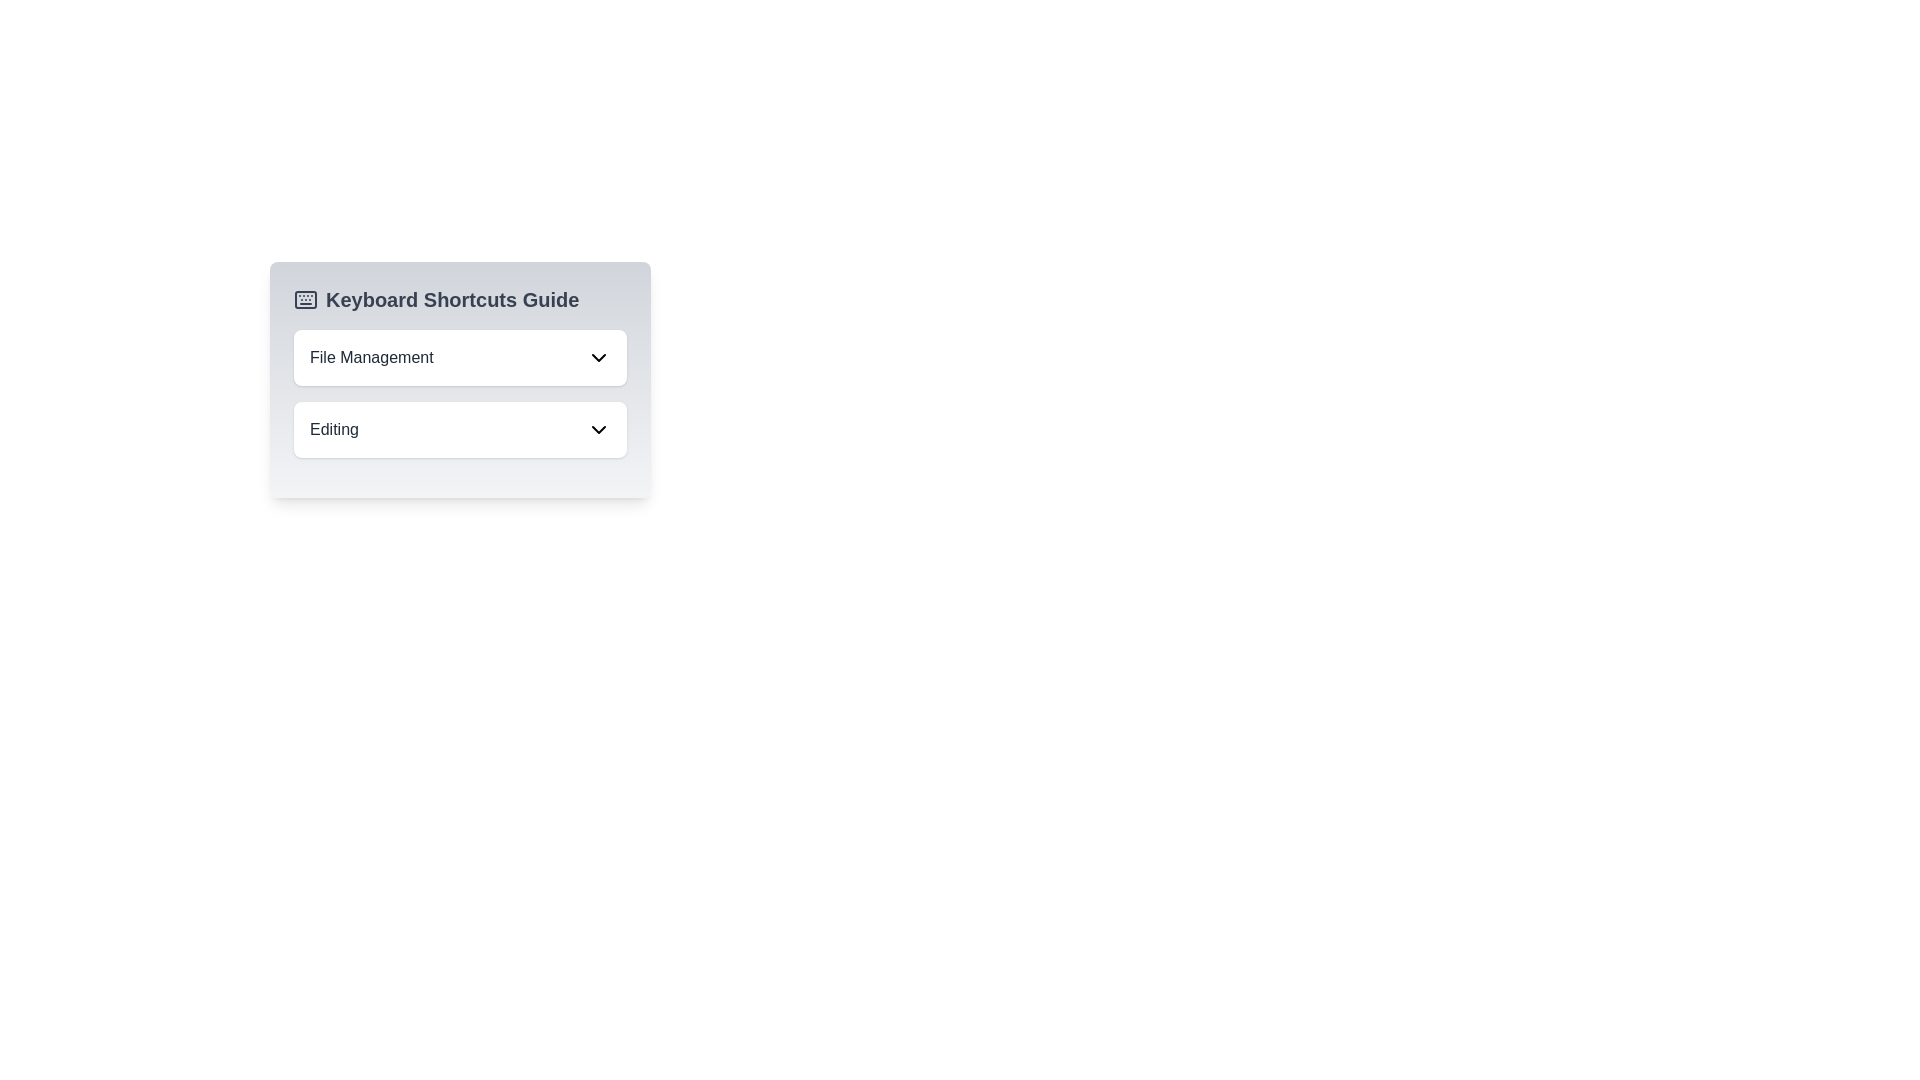 Image resolution: width=1920 pixels, height=1080 pixels. I want to click on the downward-facing chevron icon next to 'File Management', so click(598, 357).